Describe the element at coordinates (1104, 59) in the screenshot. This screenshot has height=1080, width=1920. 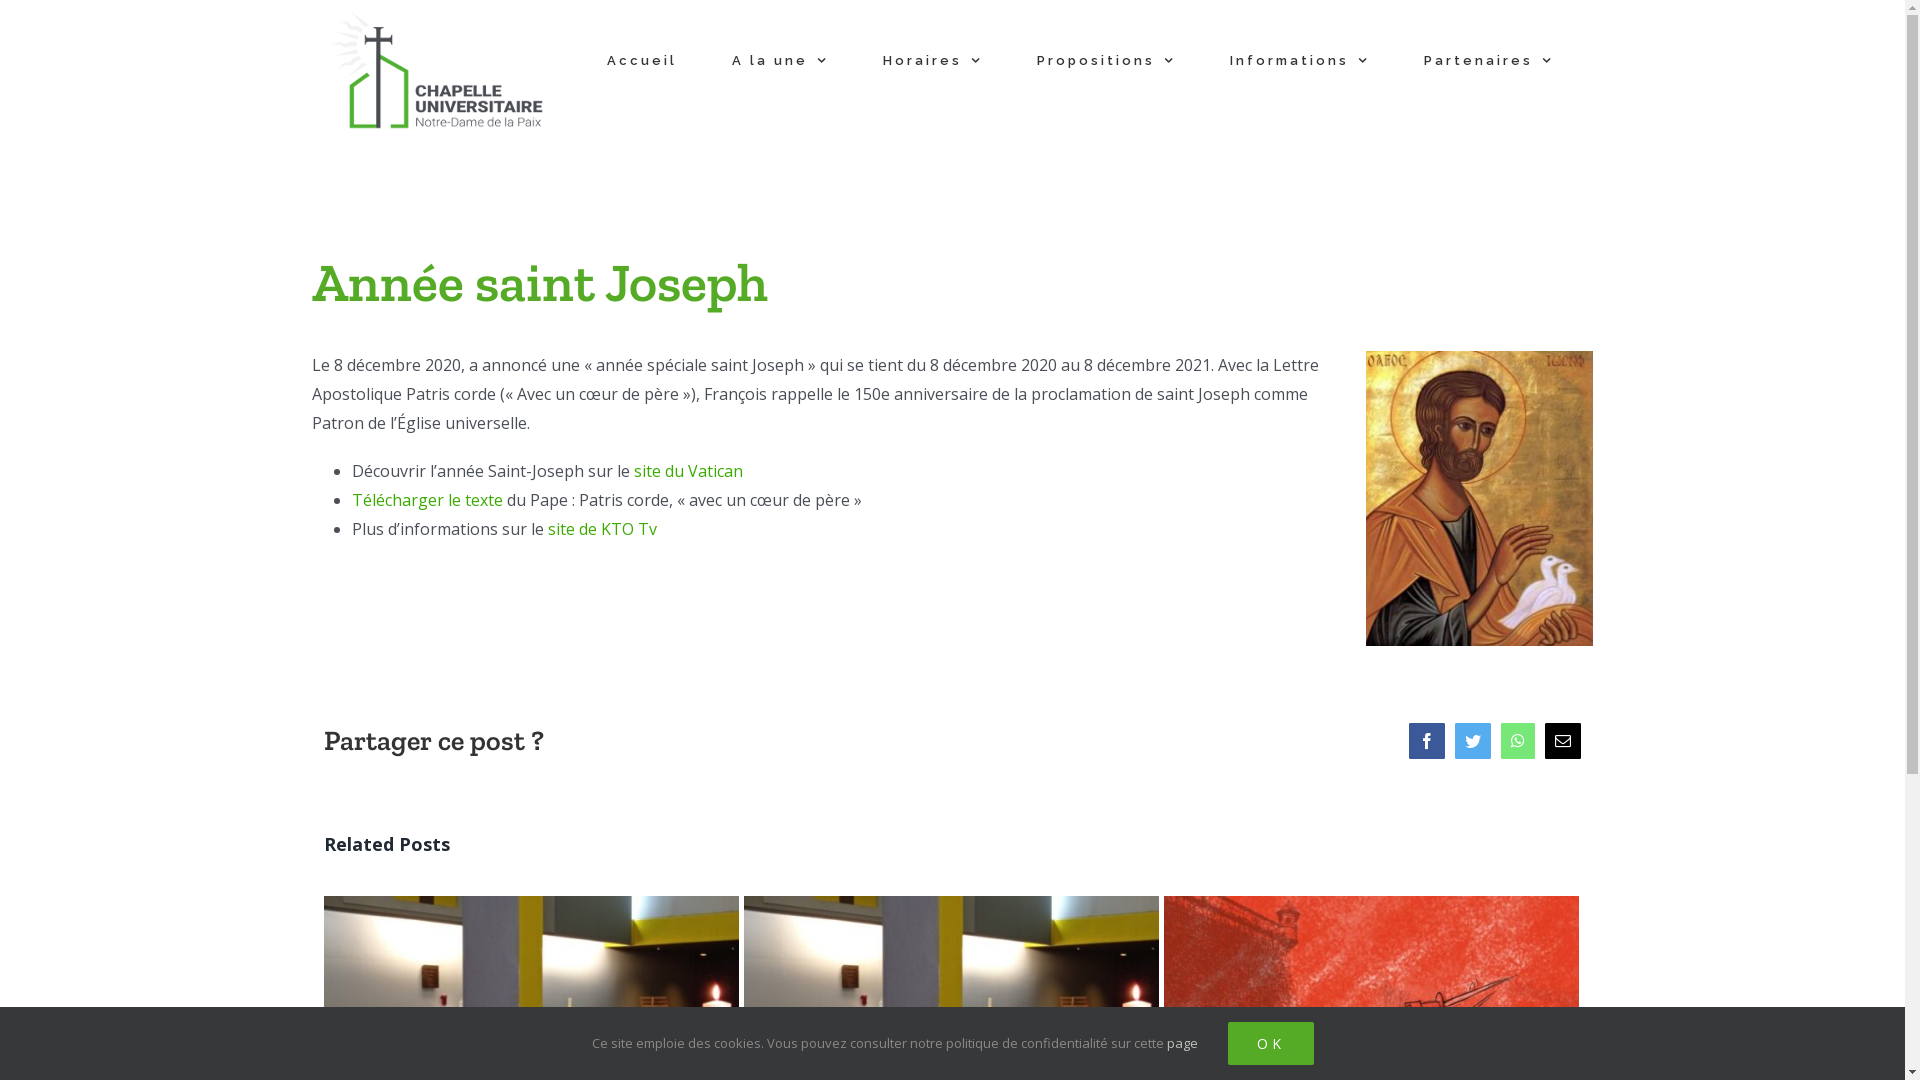
I see `'Propositions'` at that location.